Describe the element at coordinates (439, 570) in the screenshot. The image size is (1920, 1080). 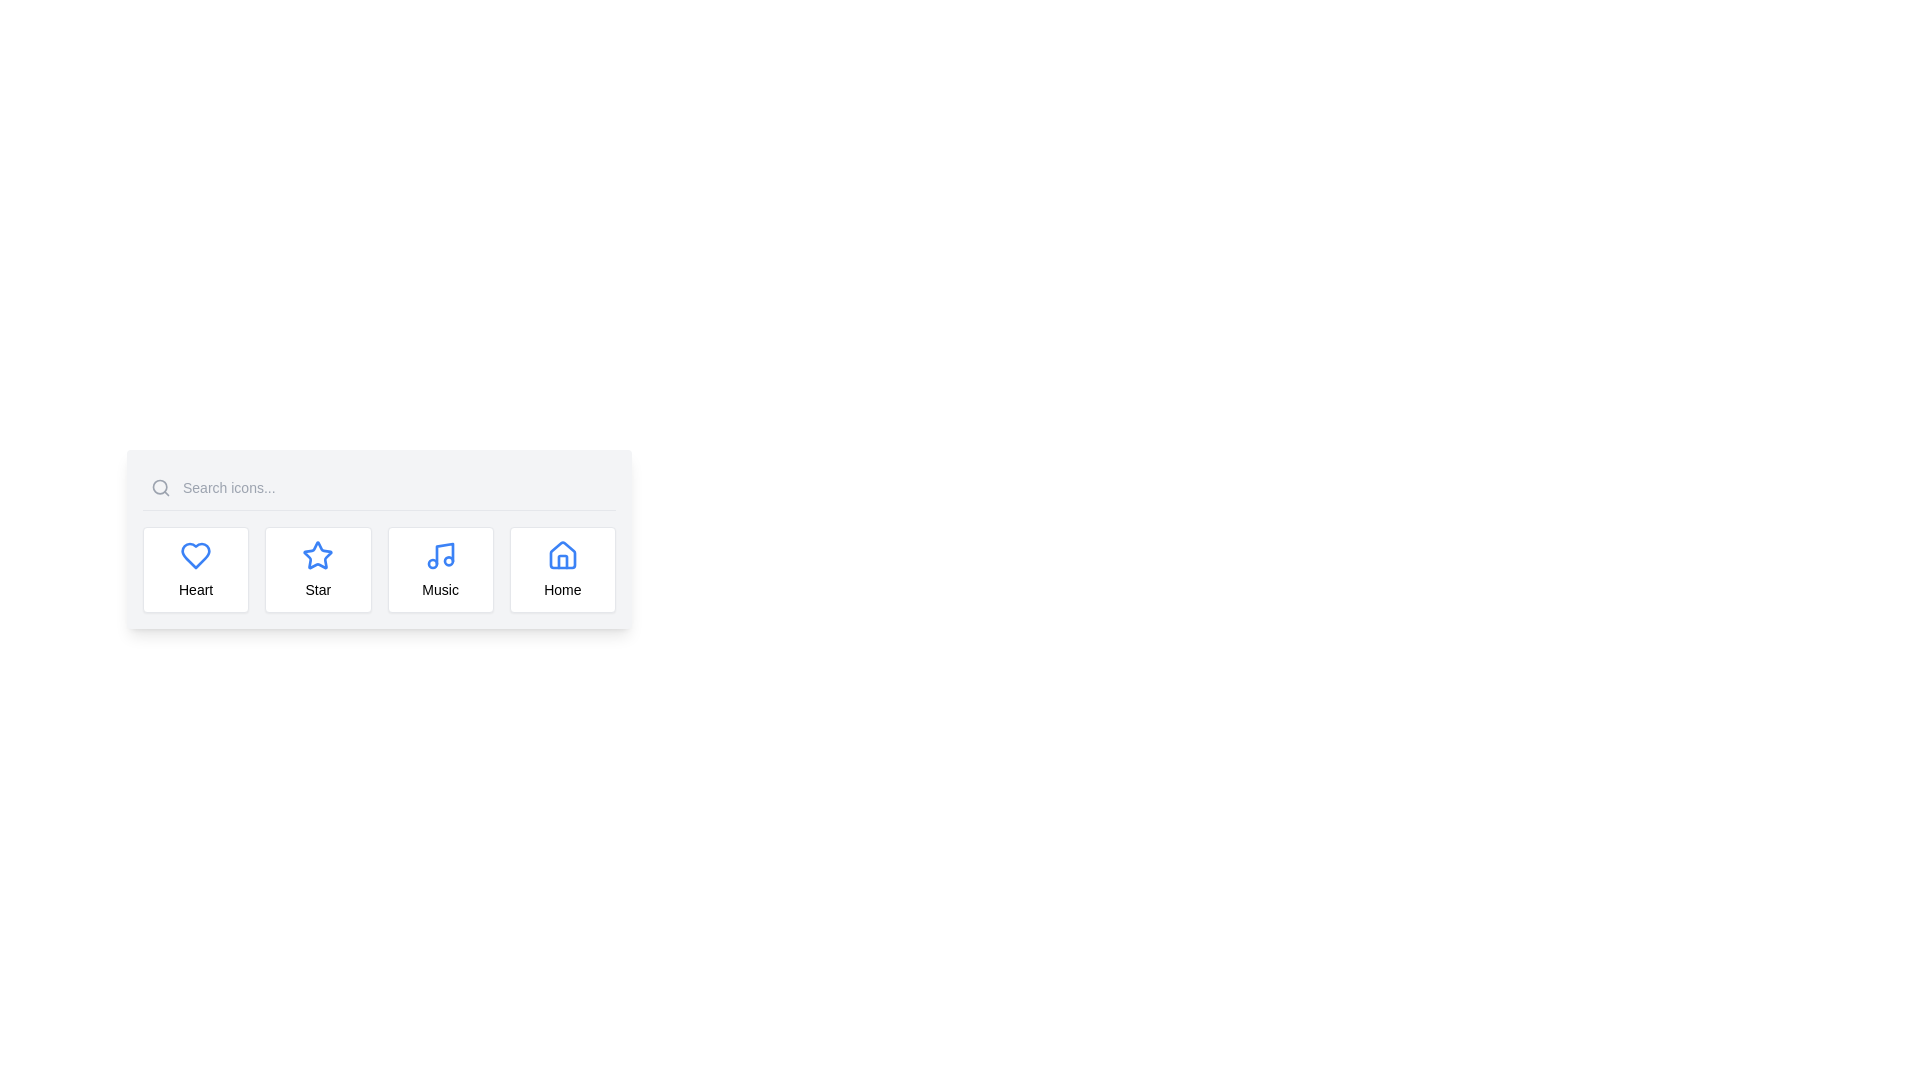
I see `the Music card's icon and label, which features a blue music note icon and the text label 'Music', located in the center-right position of the grid layout` at that location.